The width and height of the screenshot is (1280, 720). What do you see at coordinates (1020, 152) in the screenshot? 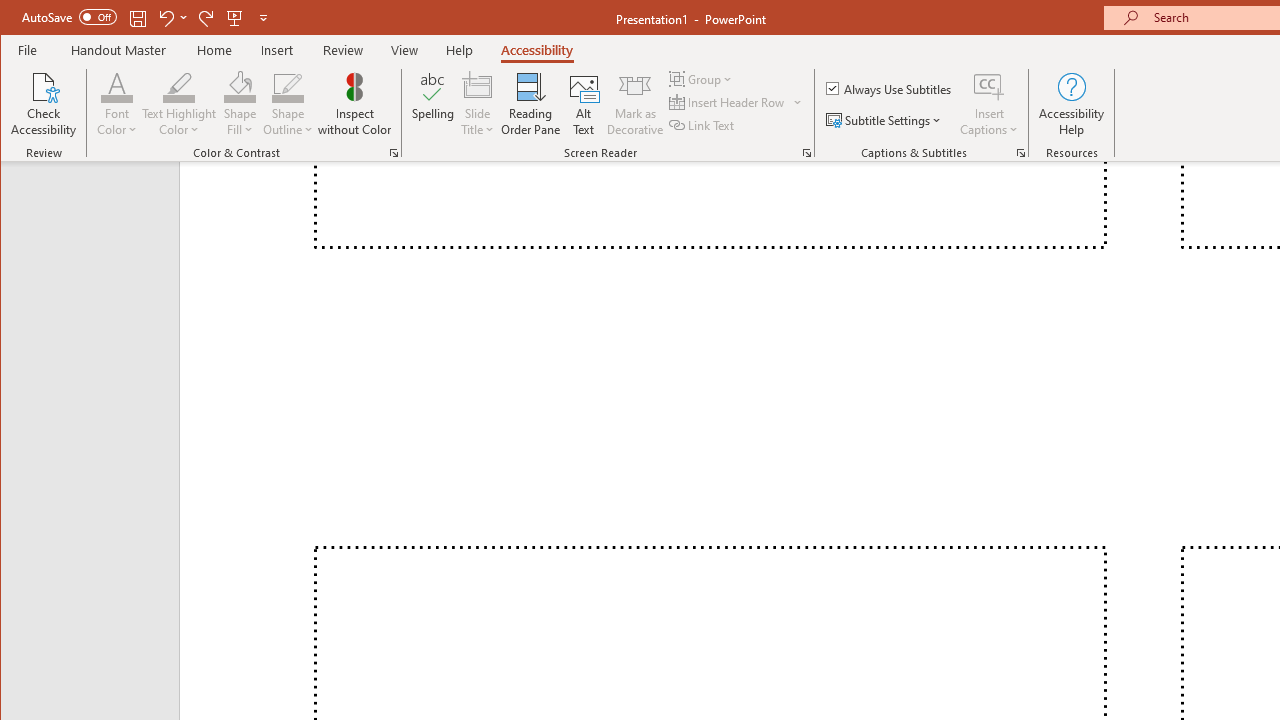
I see `'Captions & Subtitles'` at bounding box center [1020, 152].